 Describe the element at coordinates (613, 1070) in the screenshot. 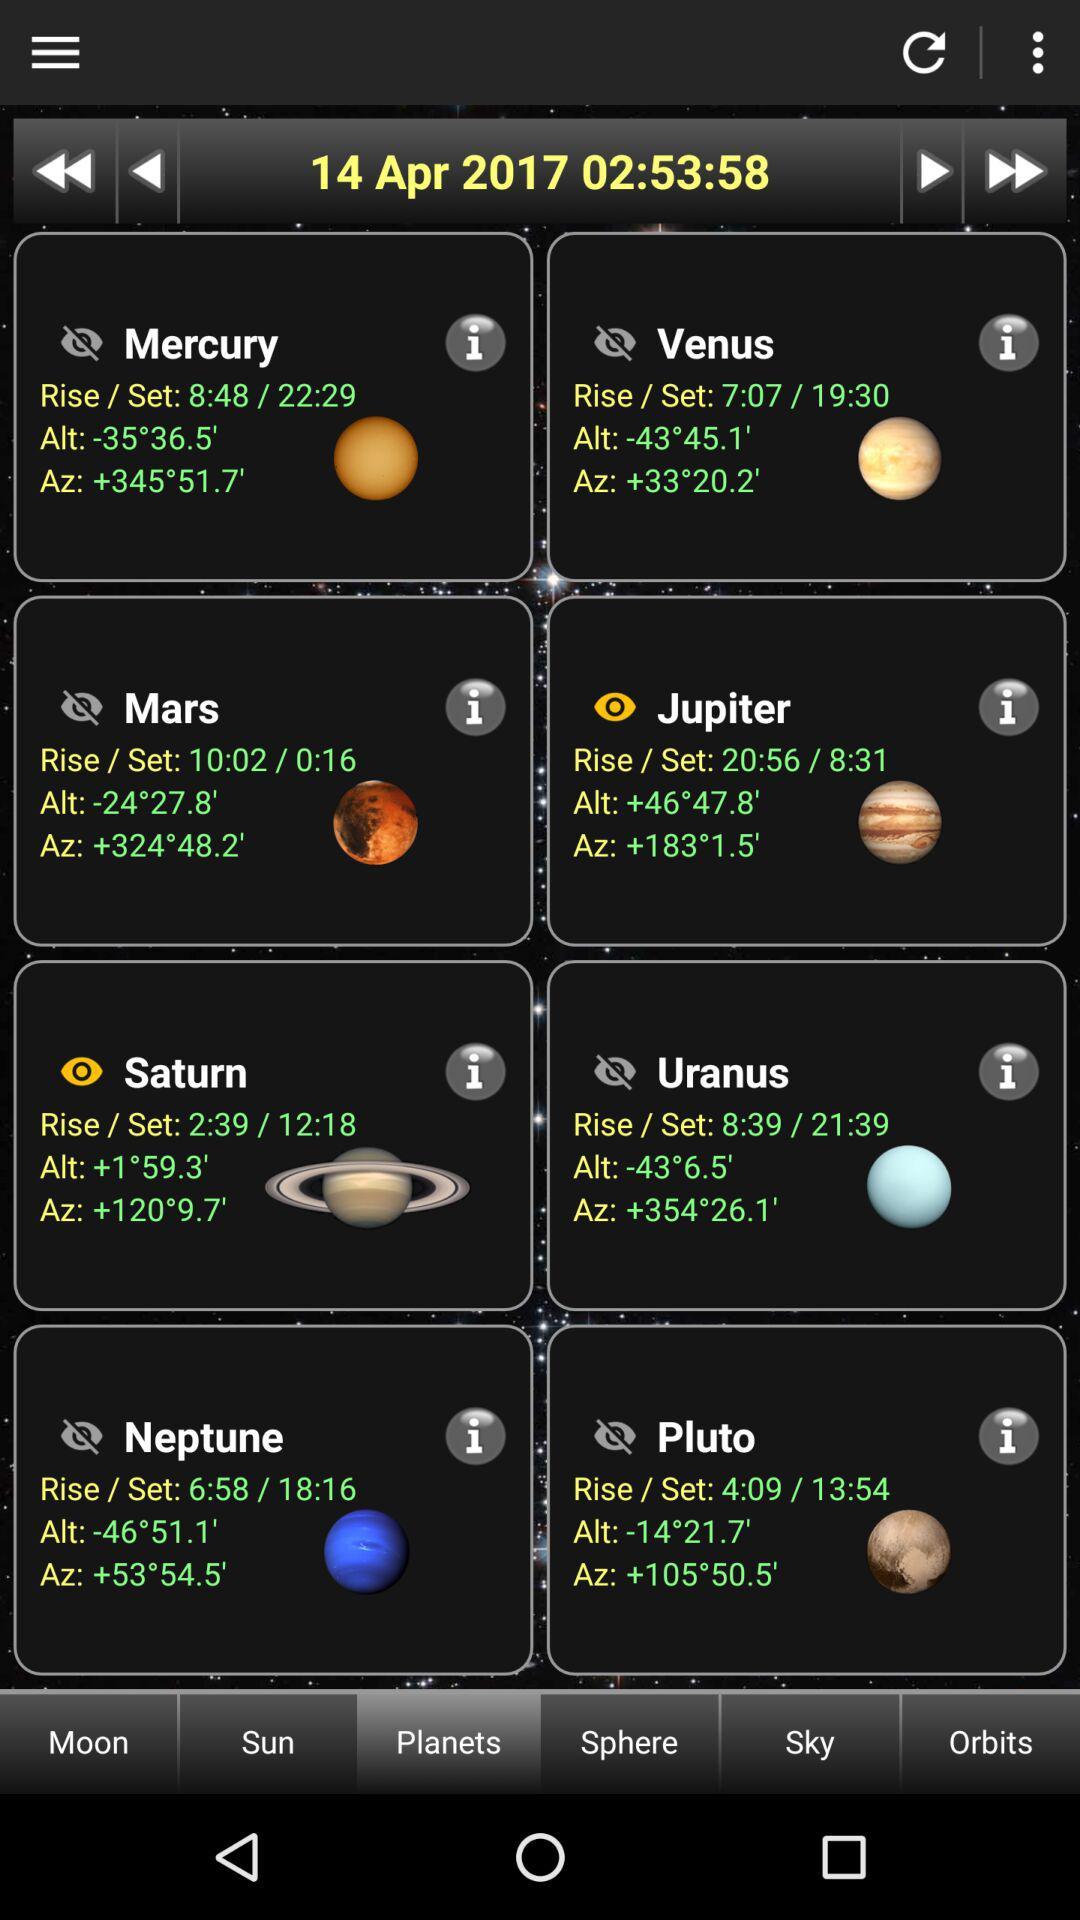

I see `visibility` at that location.